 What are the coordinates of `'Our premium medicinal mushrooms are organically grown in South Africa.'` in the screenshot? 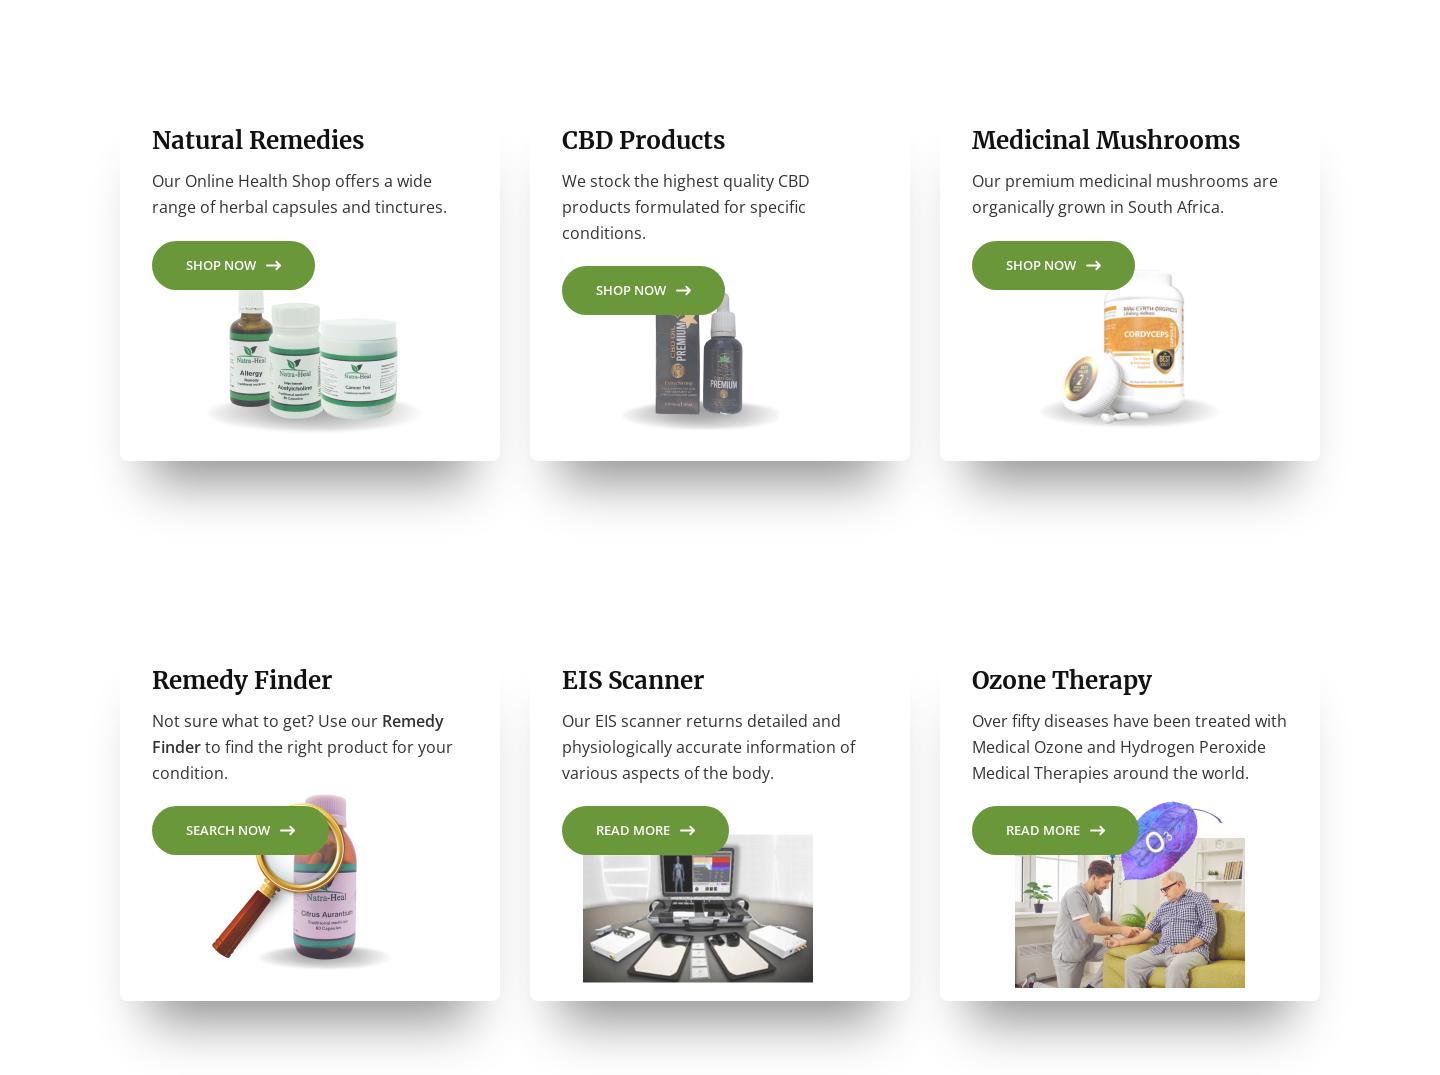 It's located at (1123, 200).